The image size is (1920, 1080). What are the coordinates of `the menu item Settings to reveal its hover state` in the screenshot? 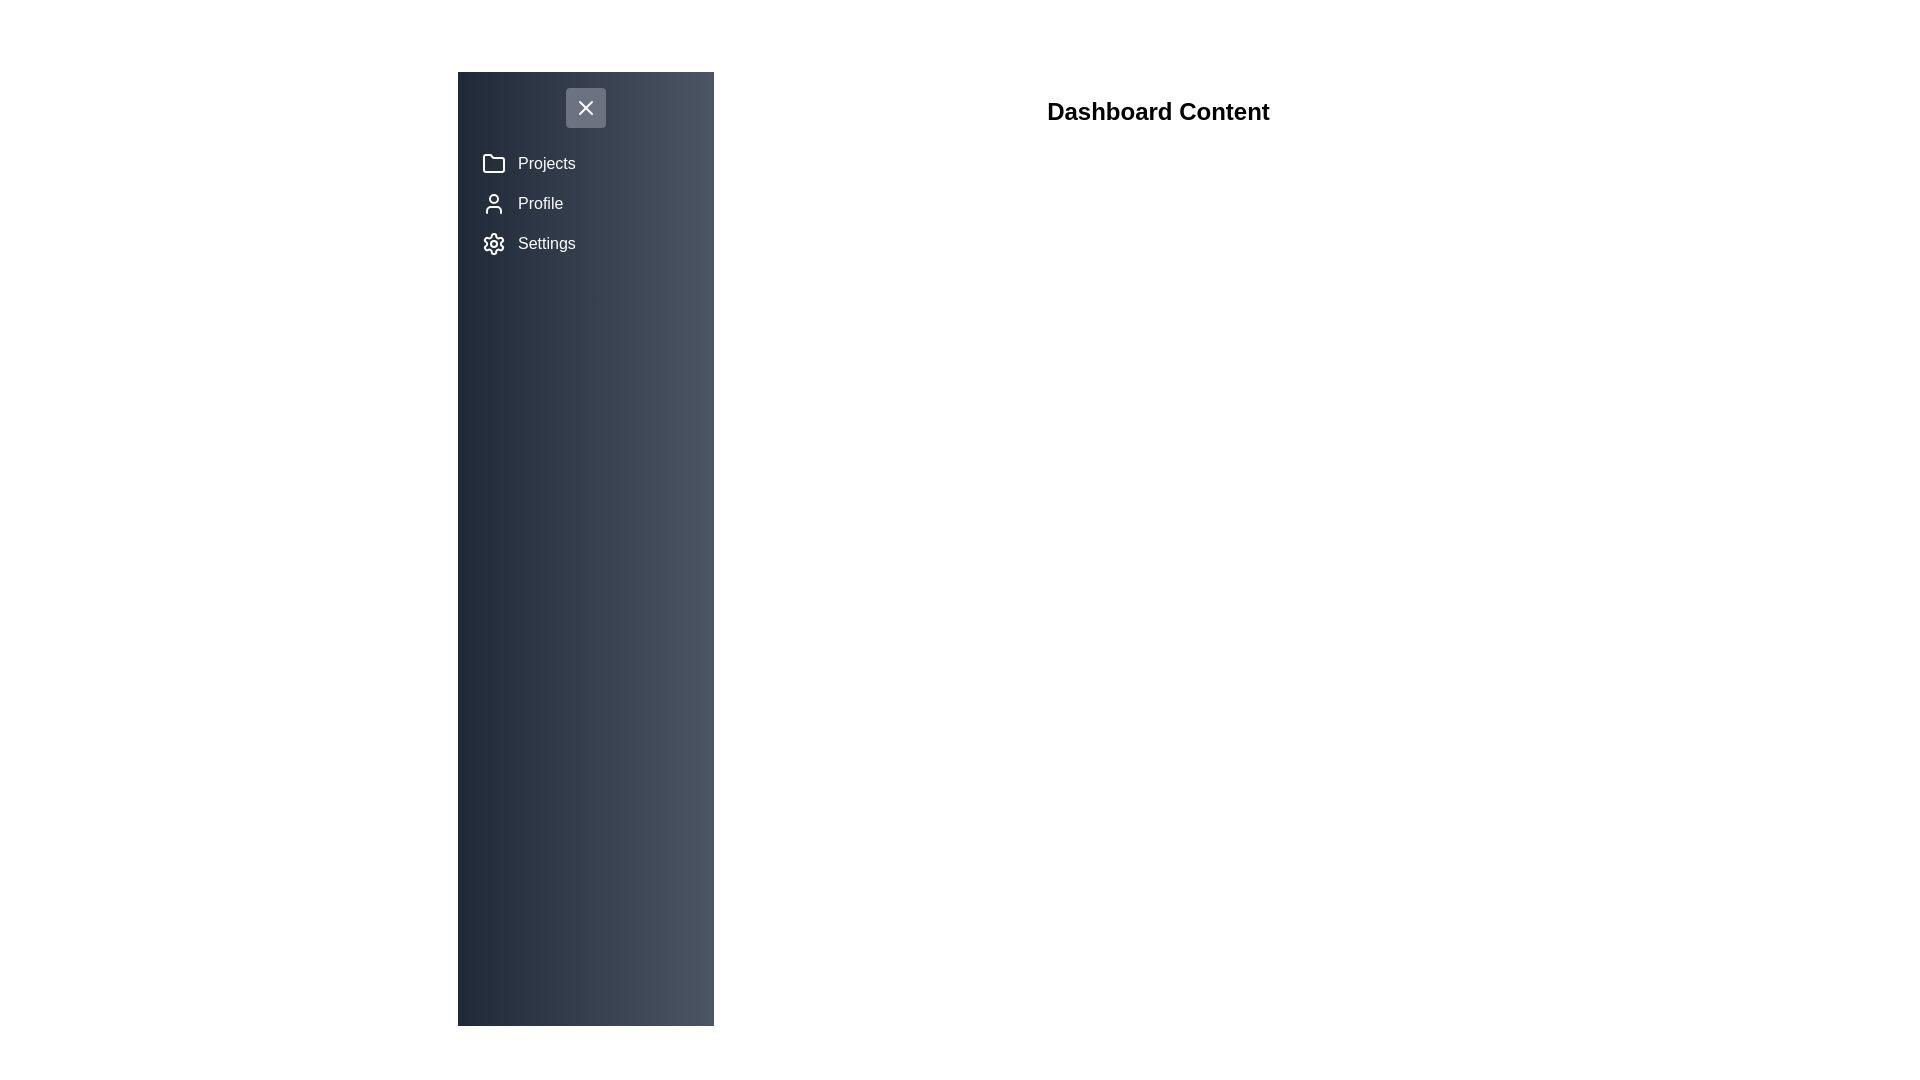 It's located at (584, 242).